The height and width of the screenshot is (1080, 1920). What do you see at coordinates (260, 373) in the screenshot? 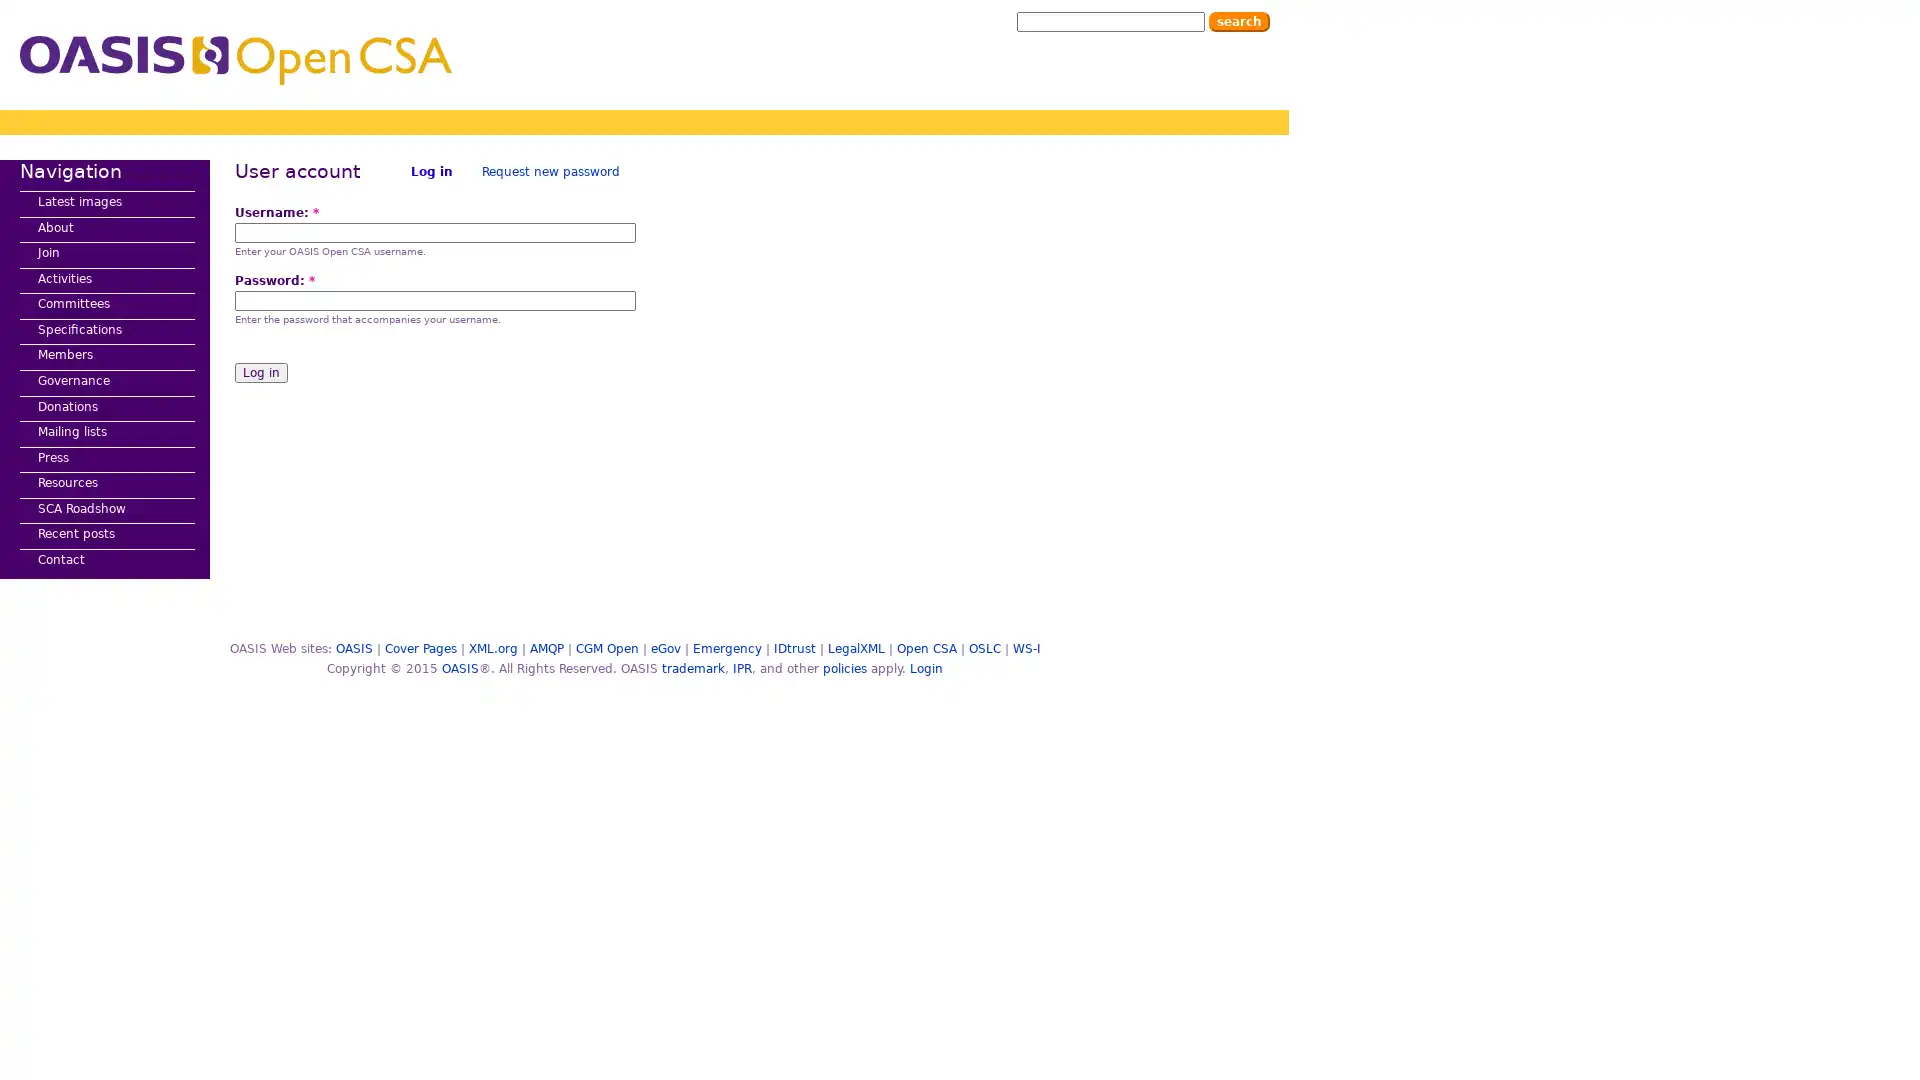
I see `Log in` at bounding box center [260, 373].